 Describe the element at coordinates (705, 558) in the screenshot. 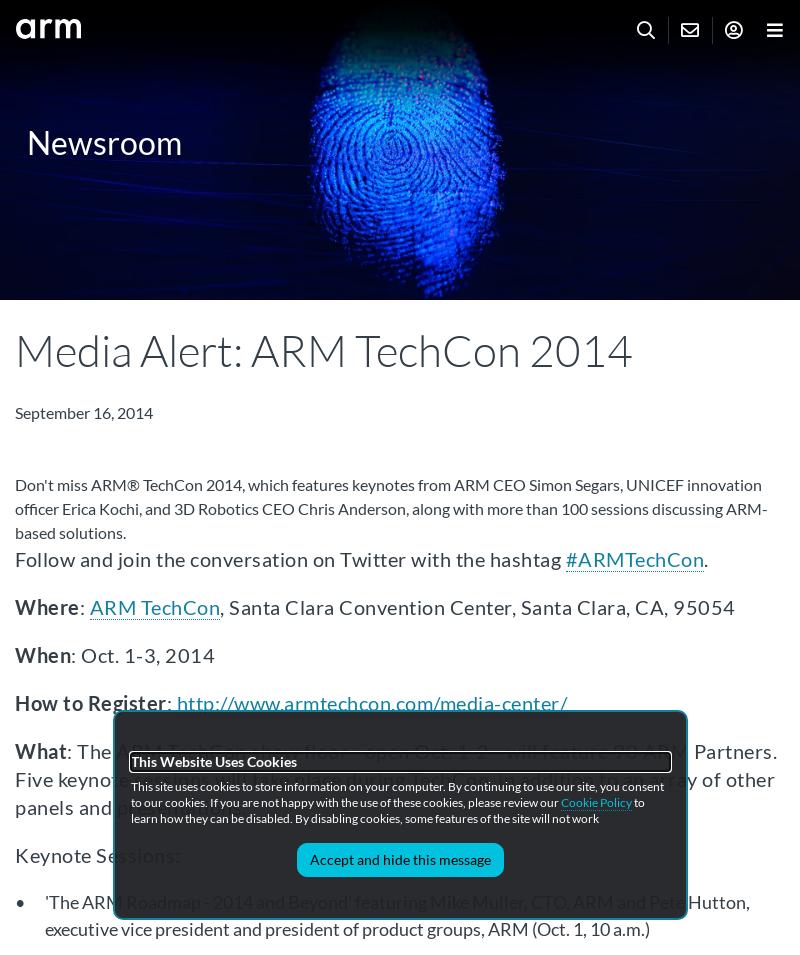

I see `'.'` at that location.